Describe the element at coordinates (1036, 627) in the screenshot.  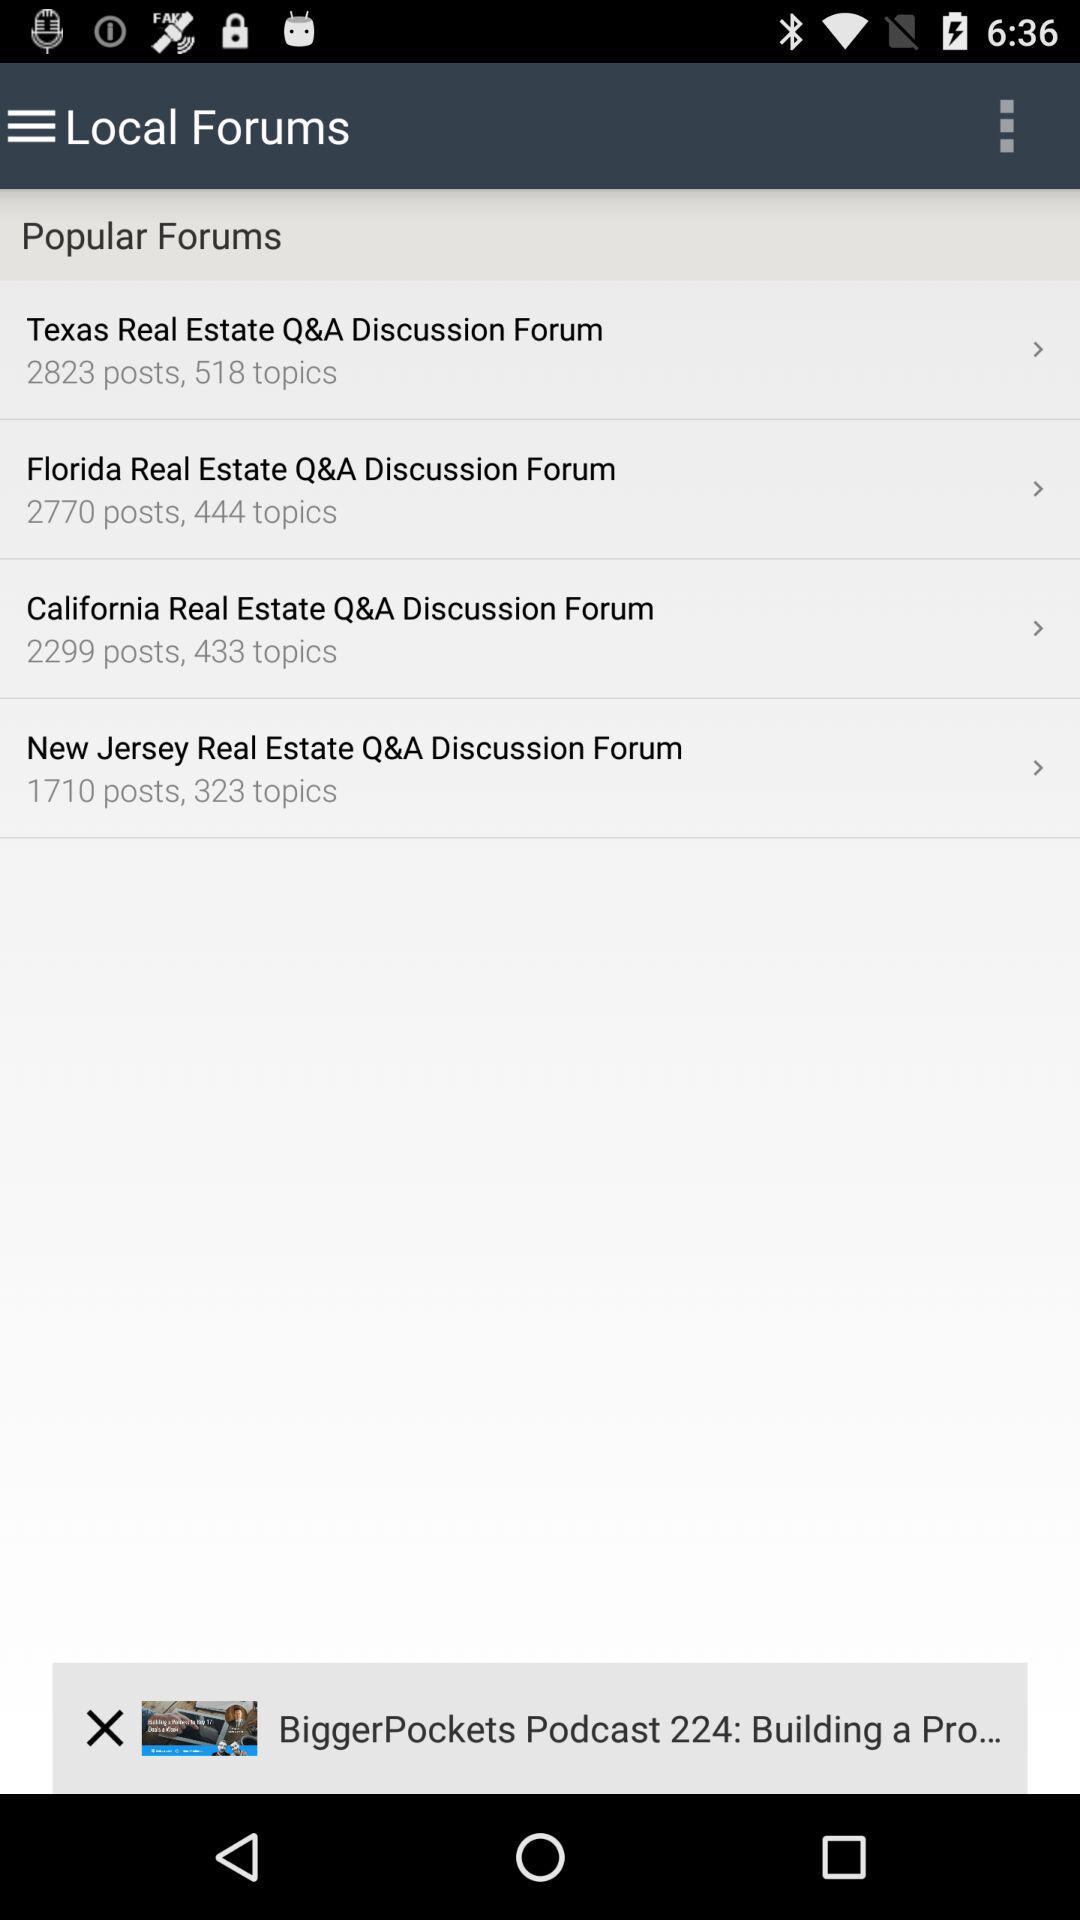
I see `the app next to california real estate` at that location.